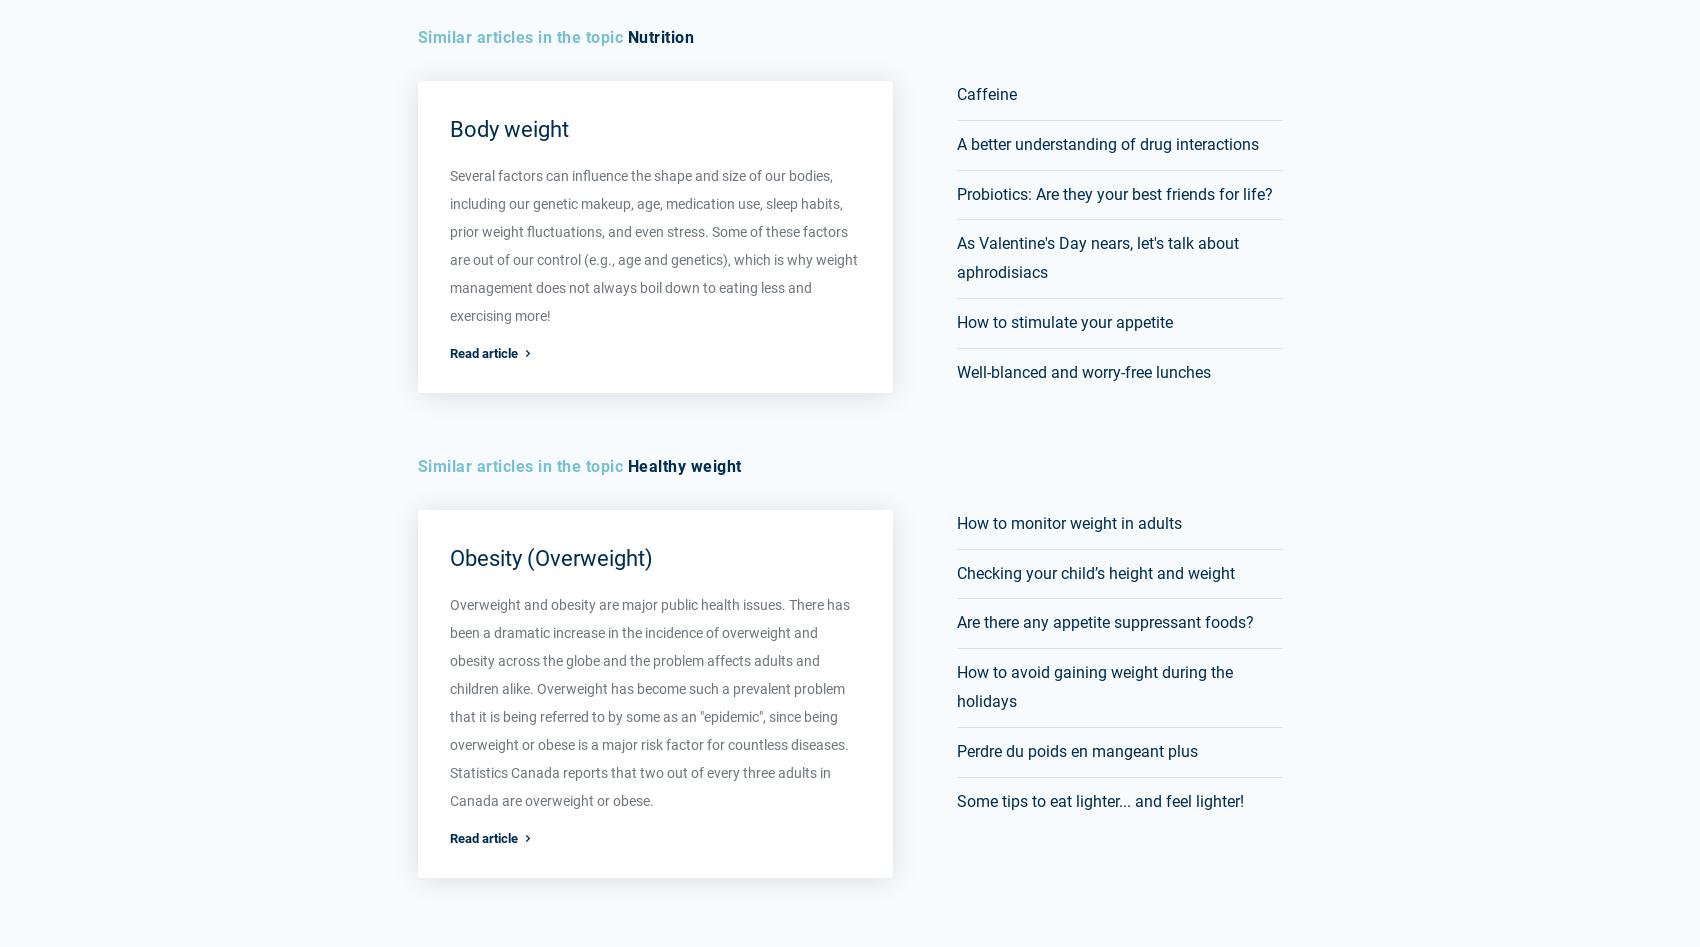 This screenshot has width=1700, height=947. I want to click on 'As Valentine's Day nears, let's talk about aphrodisiacs', so click(1097, 257).